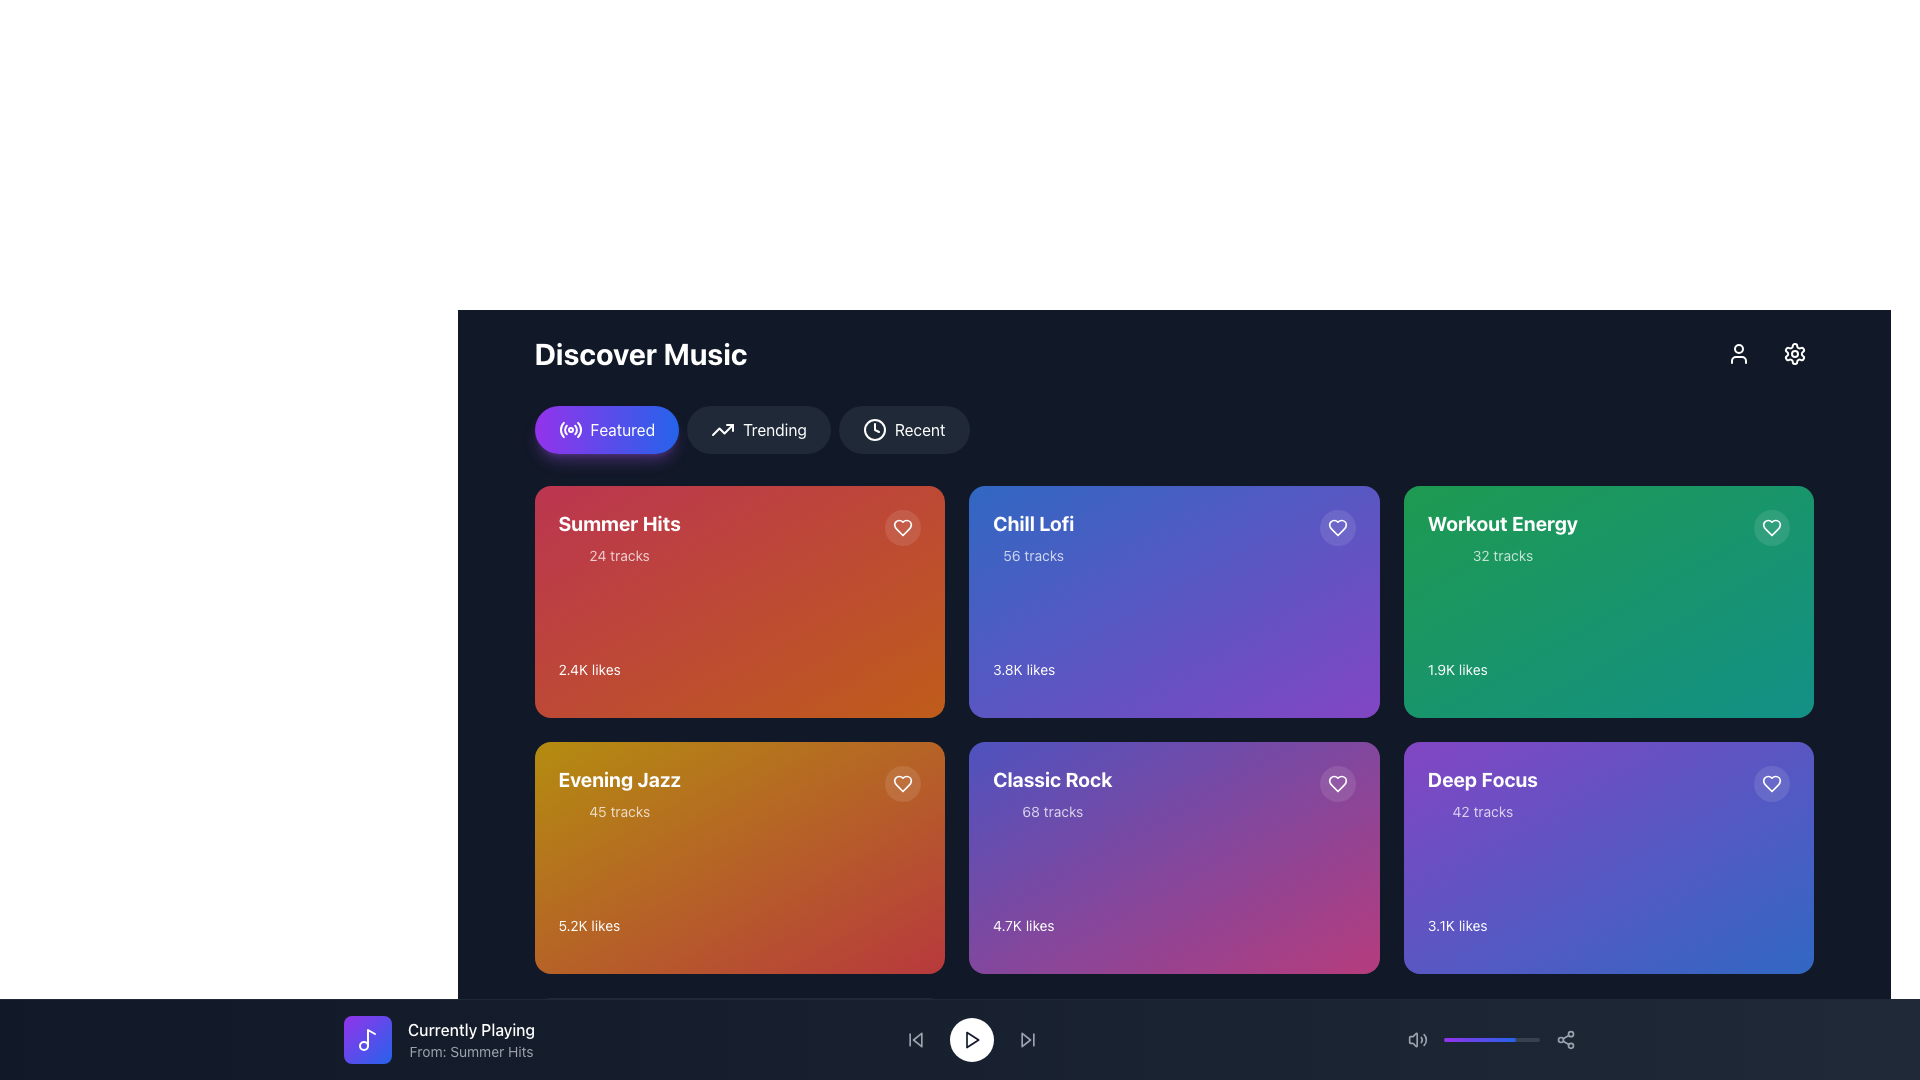 The width and height of the screenshot is (1920, 1080). Describe the element at coordinates (896, 701) in the screenshot. I see `the play button located at the bottom right corner of the 'Summer Hits' card to initiate playback` at that location.